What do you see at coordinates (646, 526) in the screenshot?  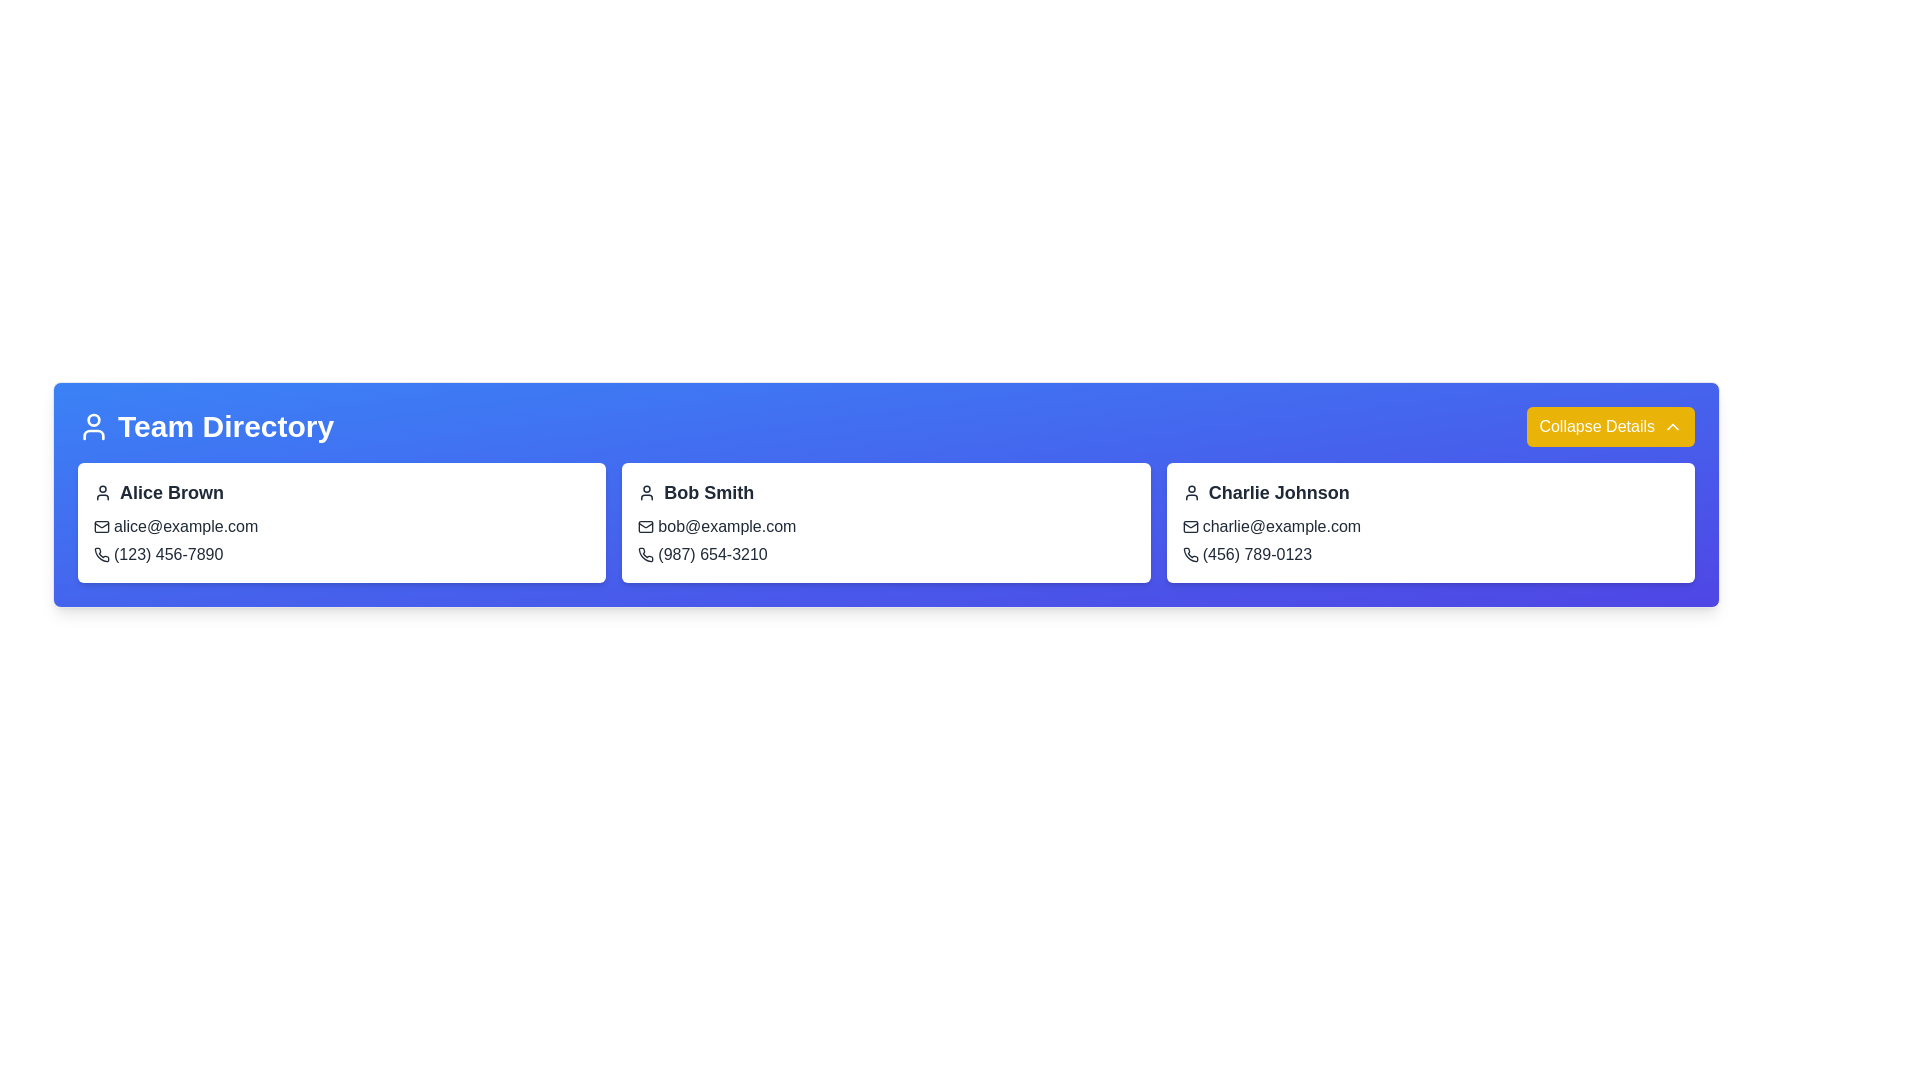 I see `the small dark envelope icon located to the left of the email address 'bob@example.com' in the second card of the 'Team Directory' section` at bounding box center [646, 526].